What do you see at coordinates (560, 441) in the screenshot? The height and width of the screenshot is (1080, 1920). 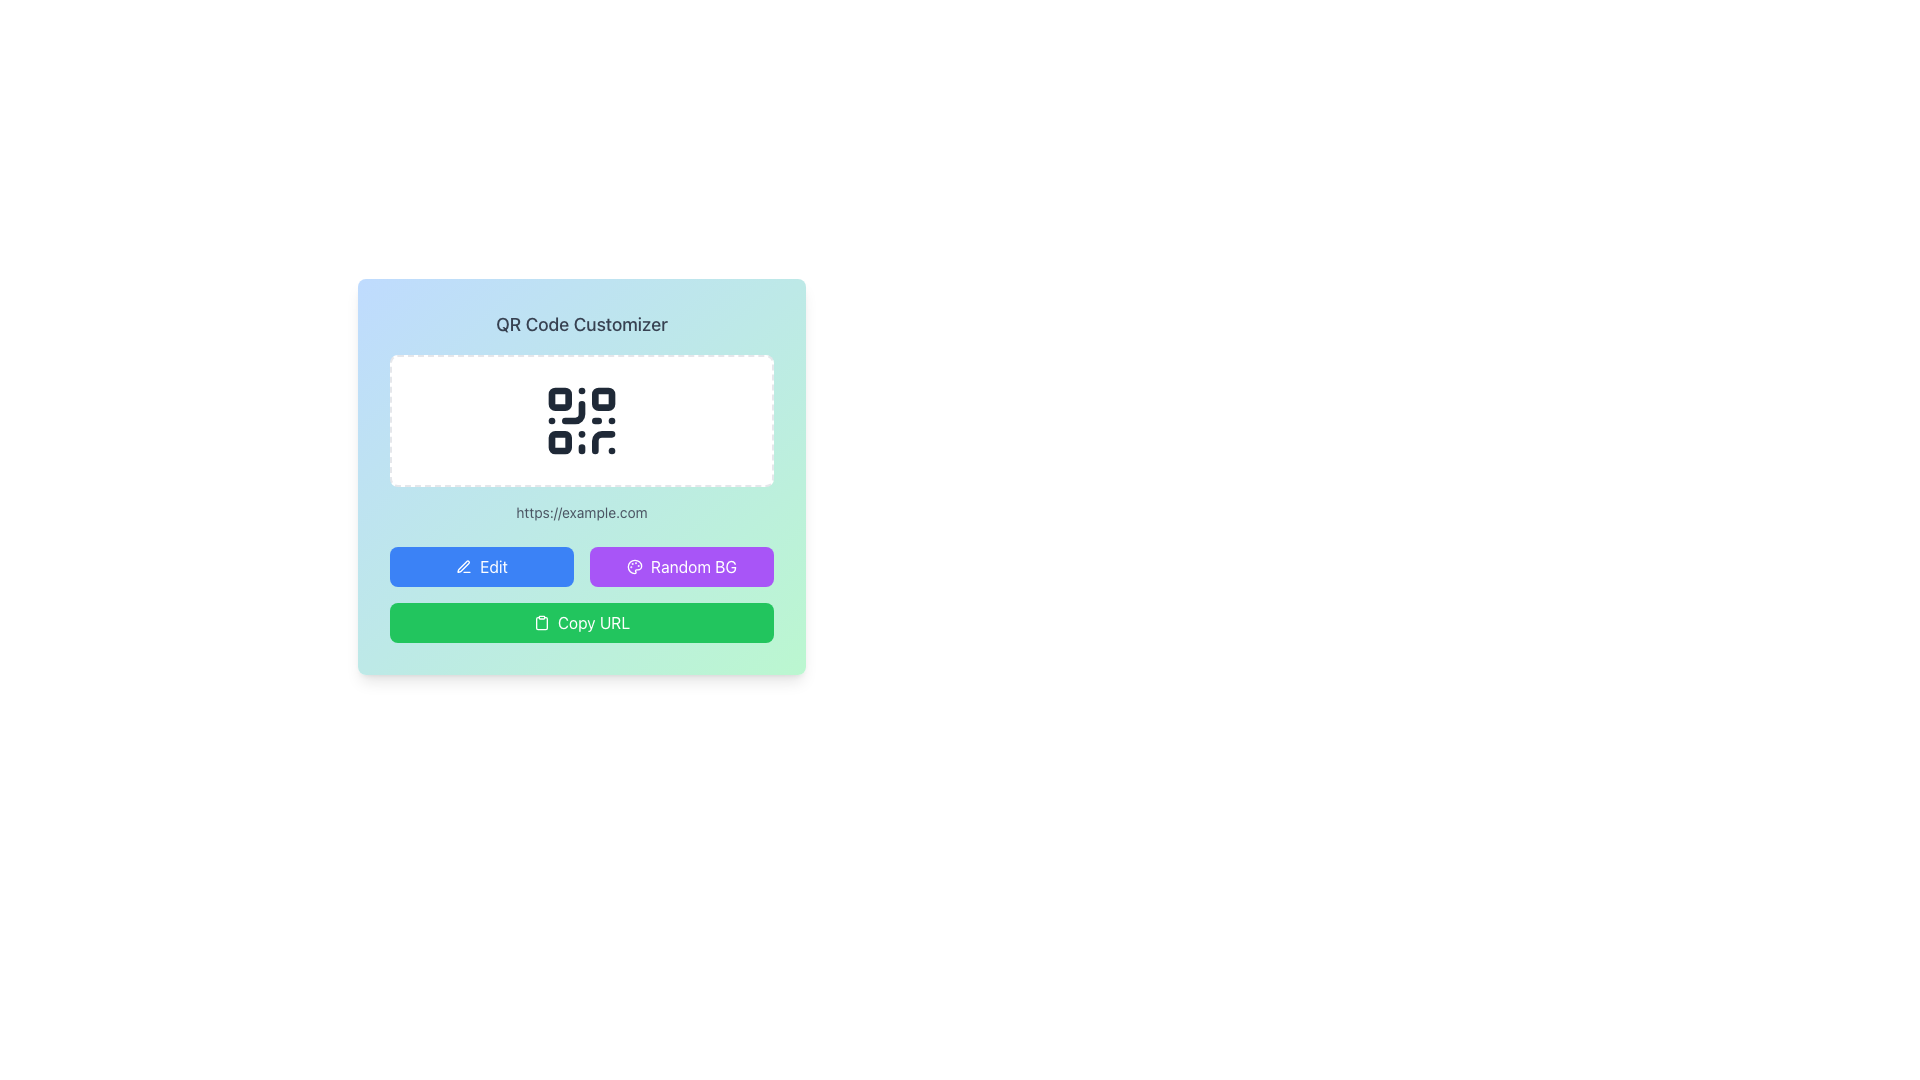 I see `the decorative graphical component located in the lower left corner of the QR code icon, which is visually distinct and part of the QR code structure` at bounding box center [560, 441].